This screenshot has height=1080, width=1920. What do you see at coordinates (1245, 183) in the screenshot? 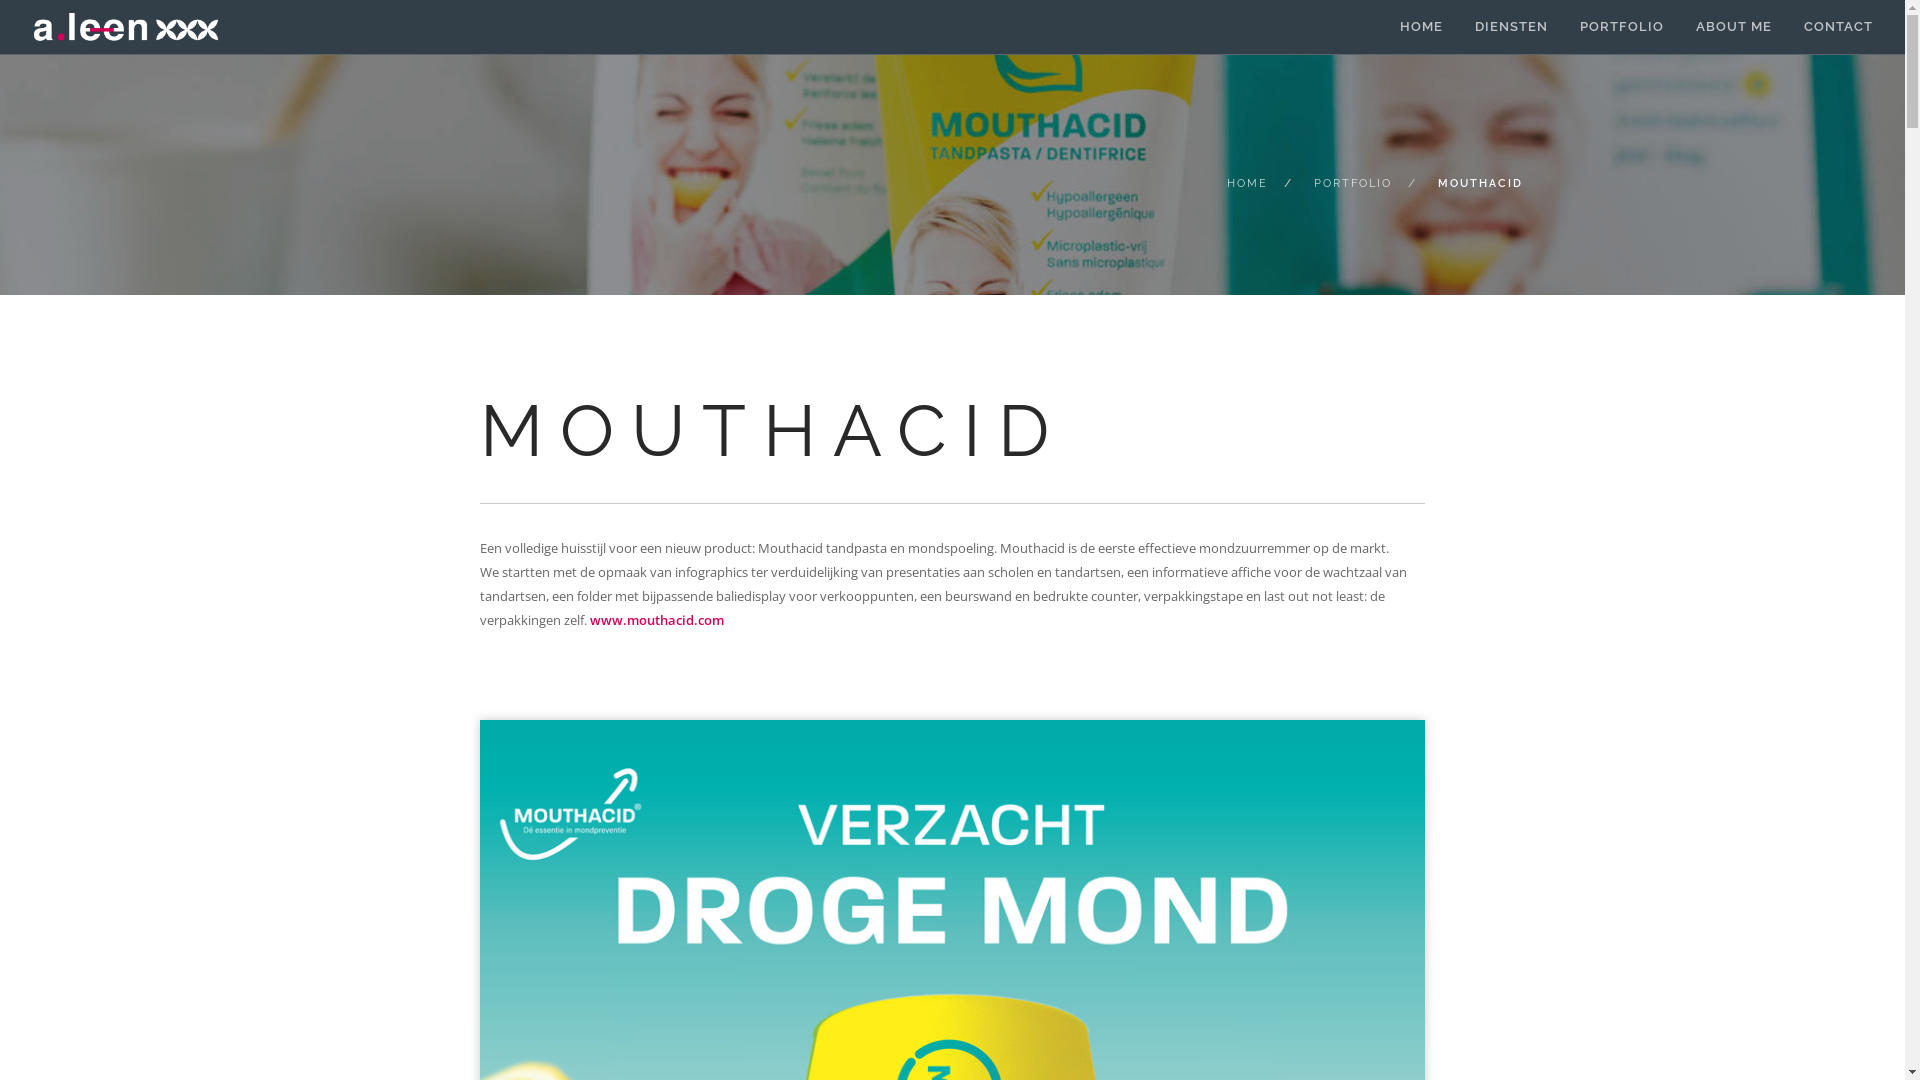
I see `'HOME'` at bounding box center [1245, 183].